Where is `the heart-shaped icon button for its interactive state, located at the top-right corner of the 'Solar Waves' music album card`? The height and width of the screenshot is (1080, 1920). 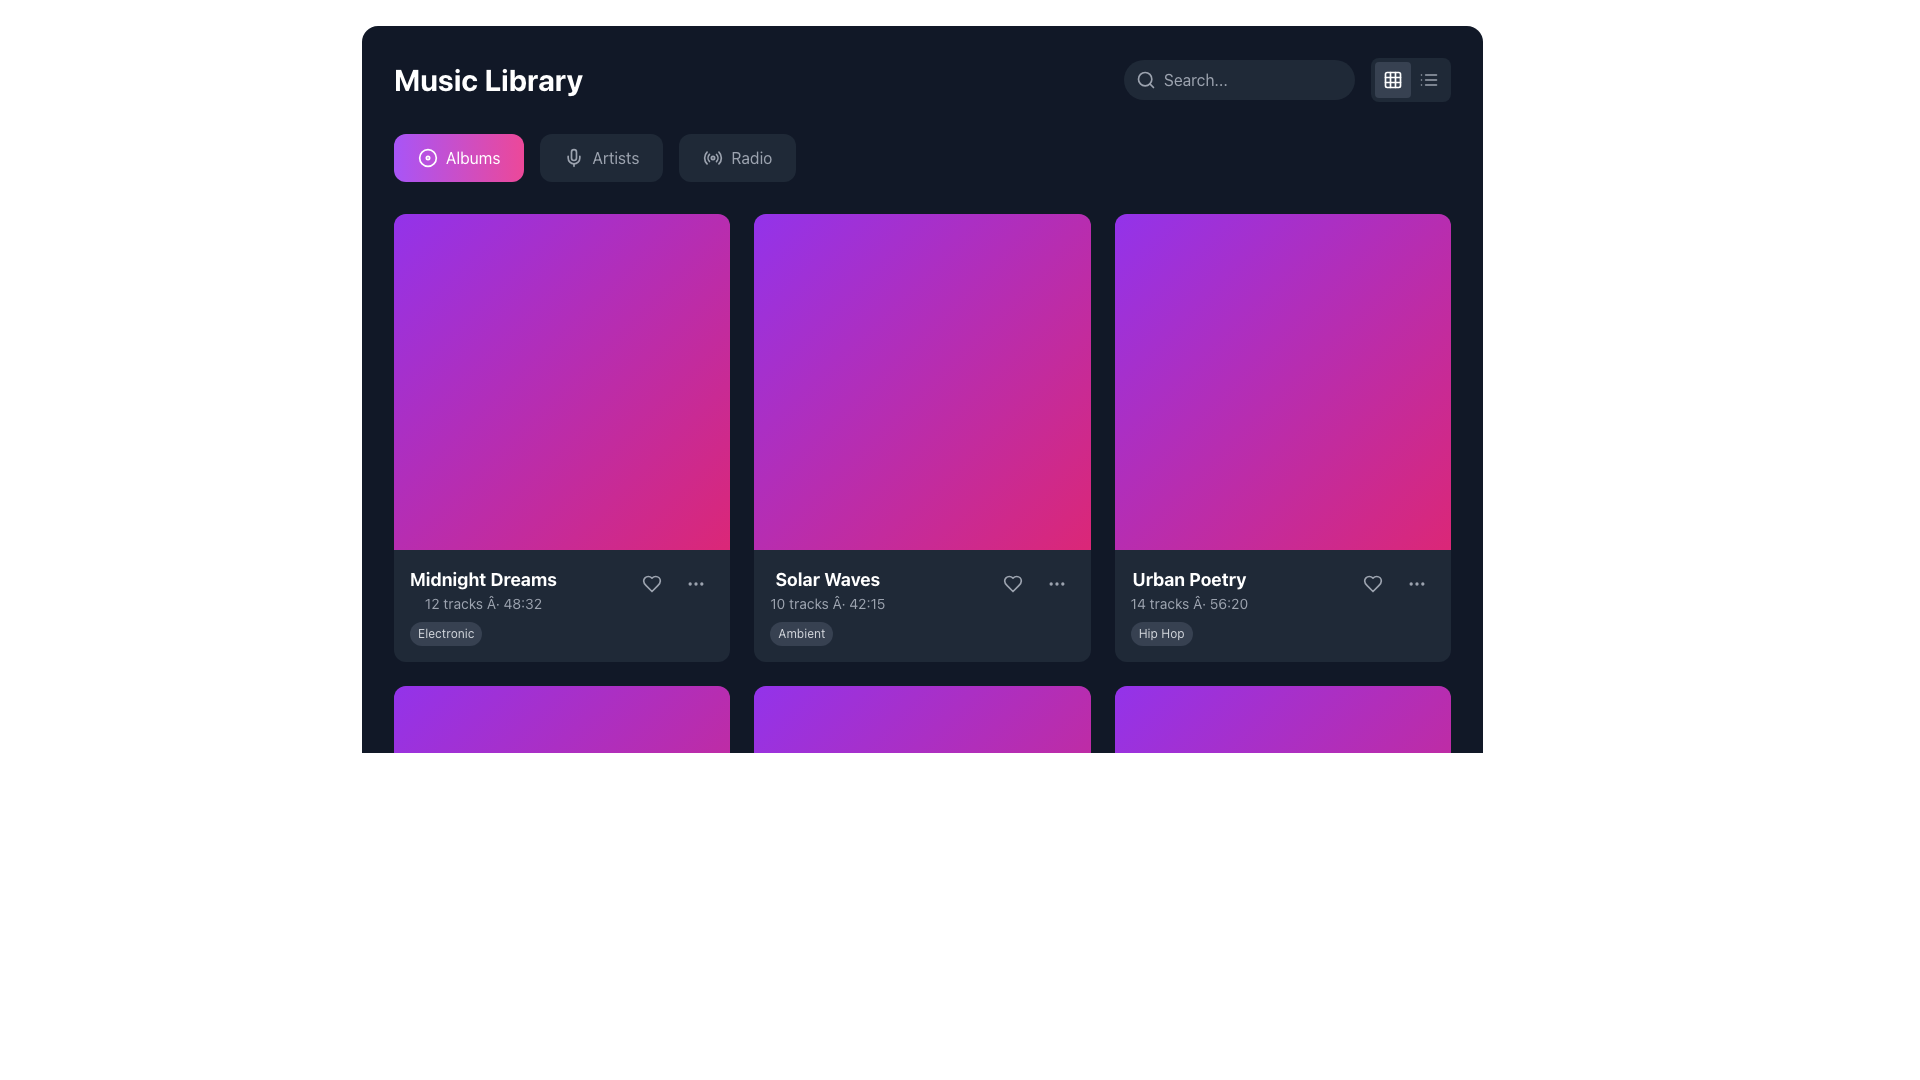
the heart-shaped icon button for its interactive state, located at the top-right corner of the 'Solar Waves' music album card is located at coordinates (1012, 584).